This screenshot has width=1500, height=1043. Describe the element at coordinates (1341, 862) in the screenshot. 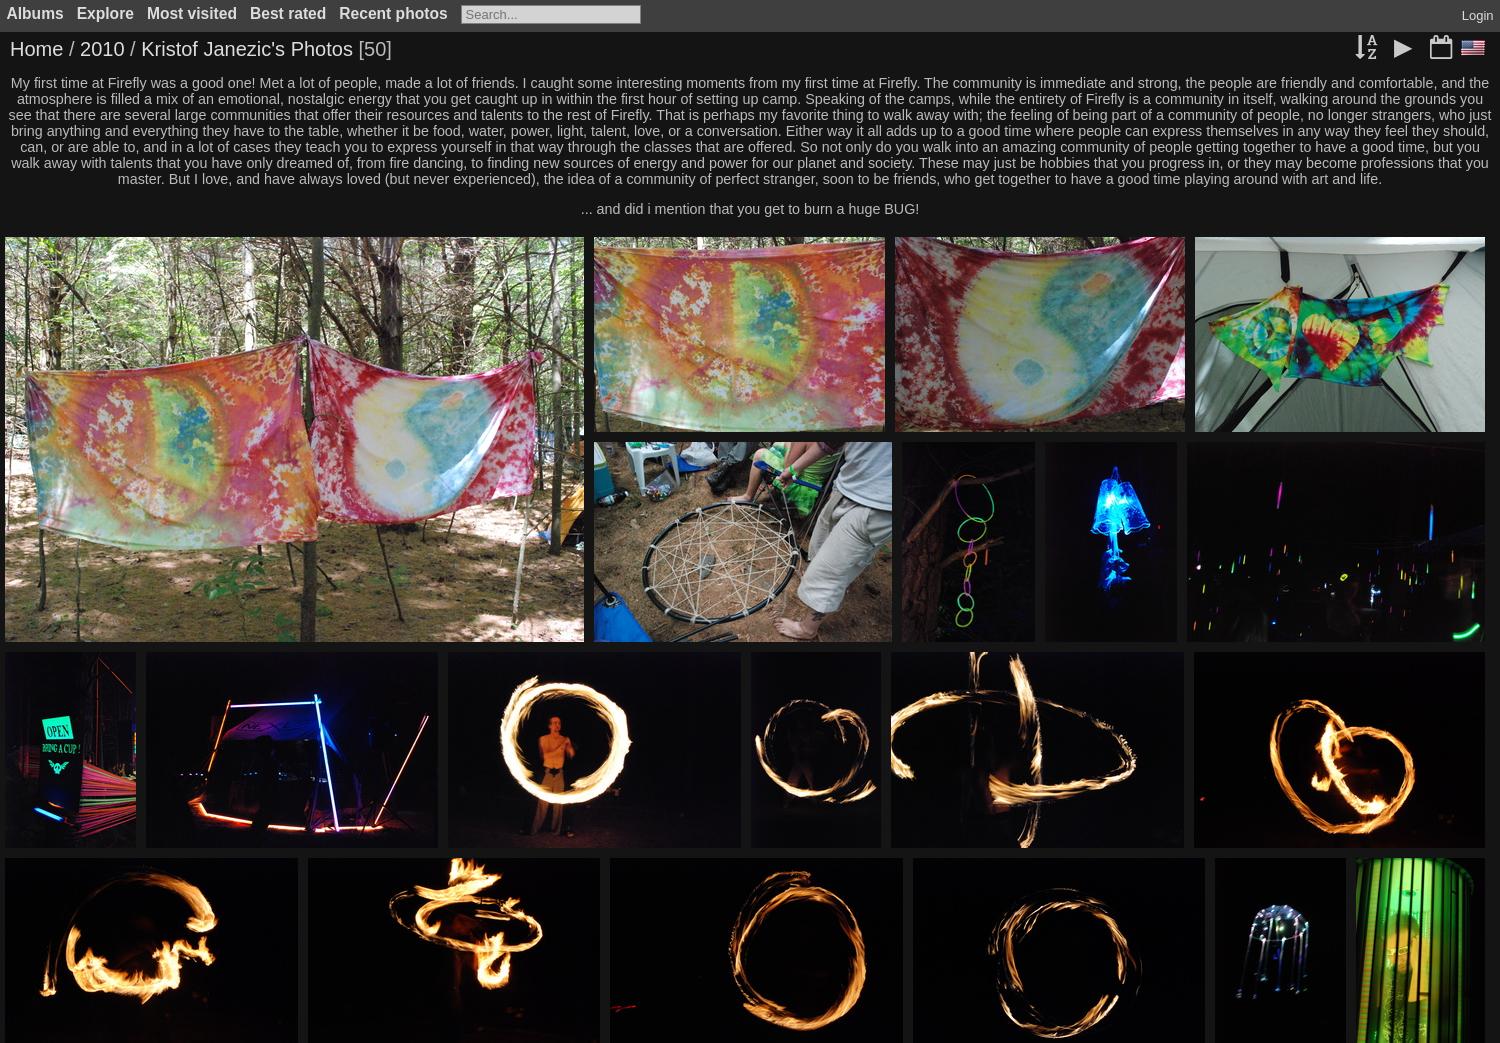

I see `'IMG 164'` at that location.